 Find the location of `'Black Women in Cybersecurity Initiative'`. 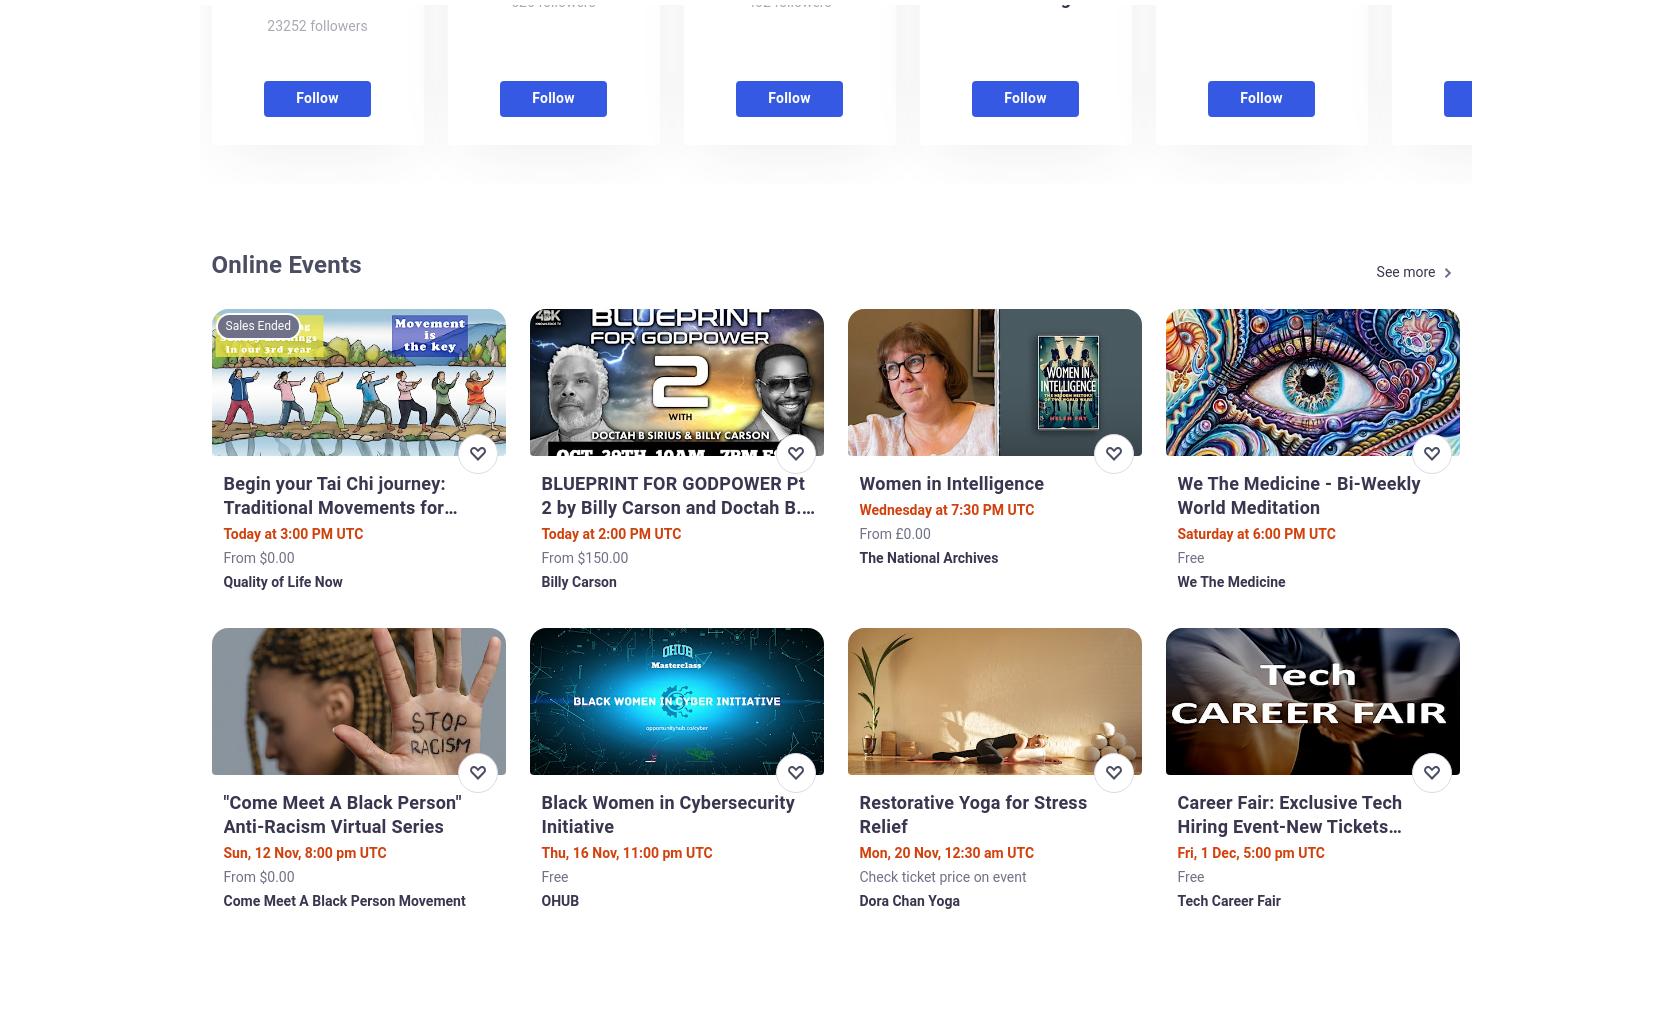

'Black Women in Cybersecurity Initiative' is located at coordinates (540, 812).